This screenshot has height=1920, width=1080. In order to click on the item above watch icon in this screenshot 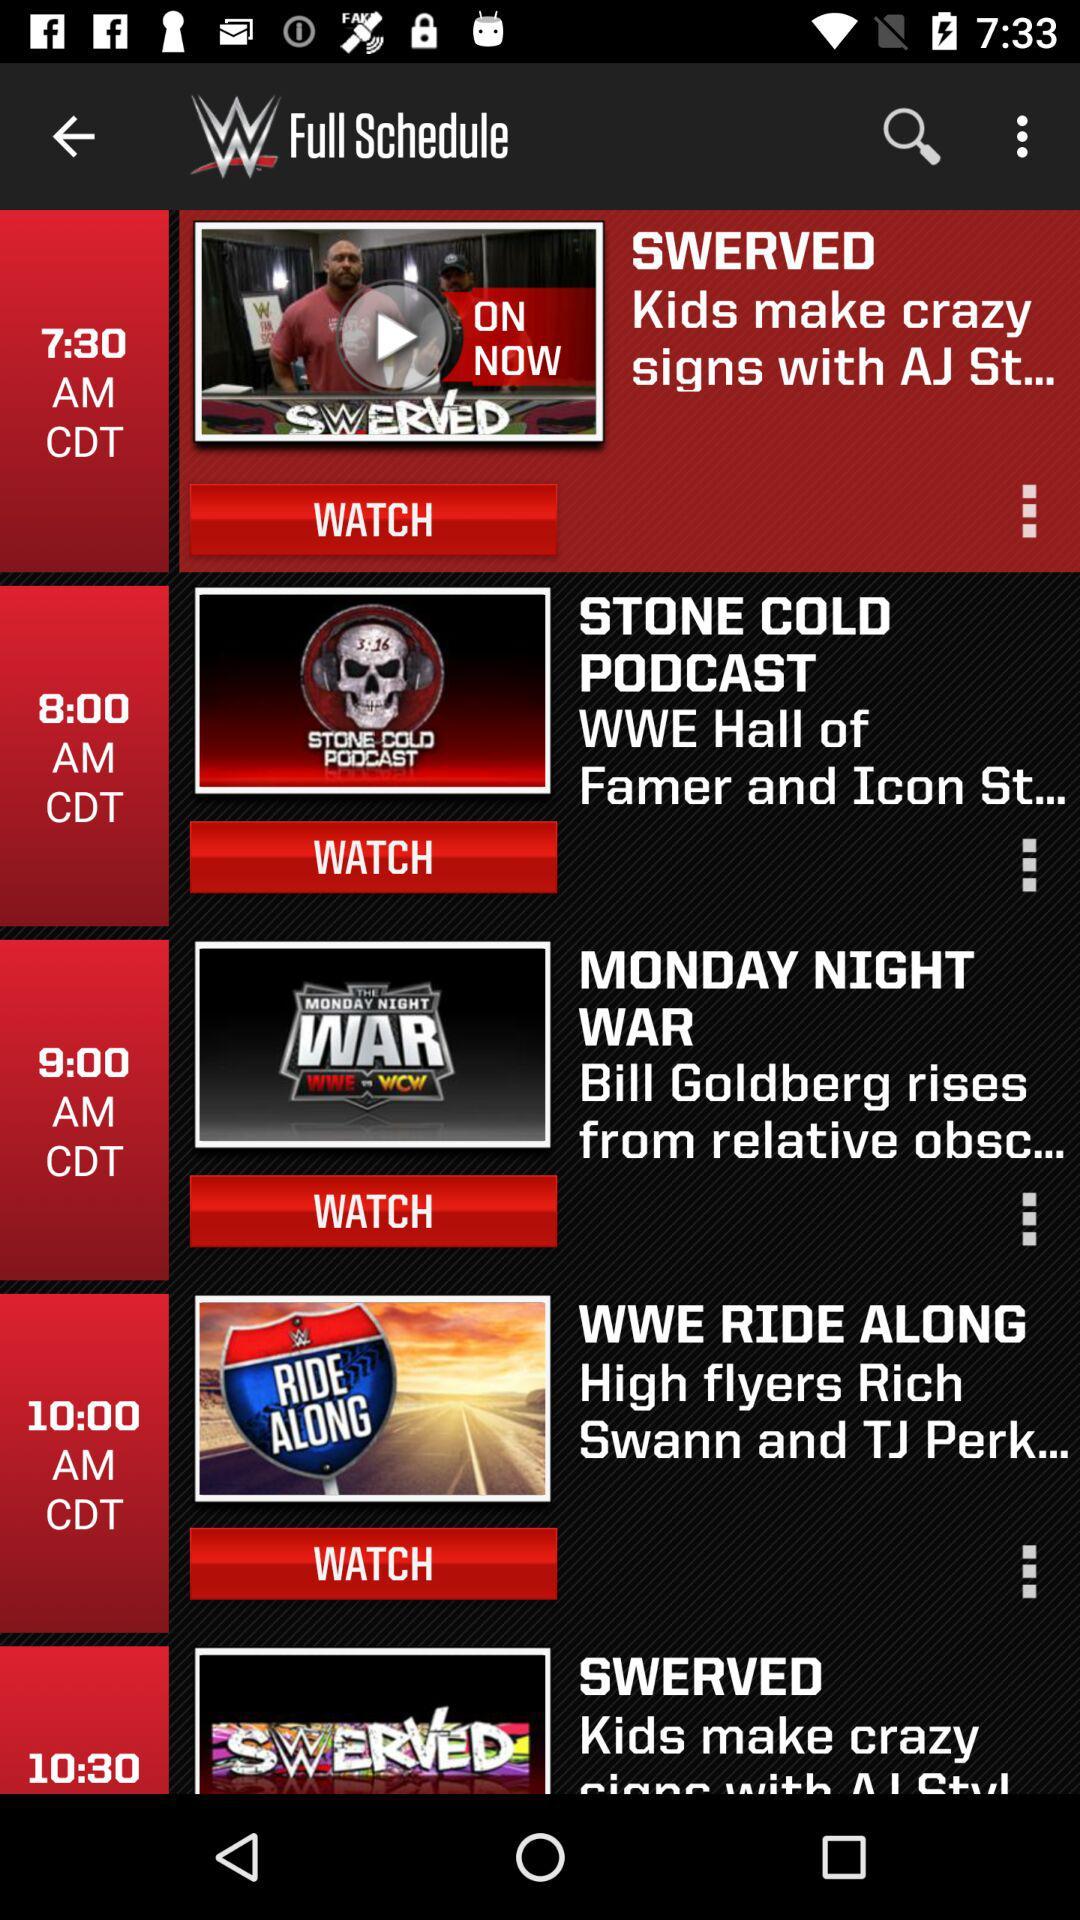, I will do `click(532, 338)`.